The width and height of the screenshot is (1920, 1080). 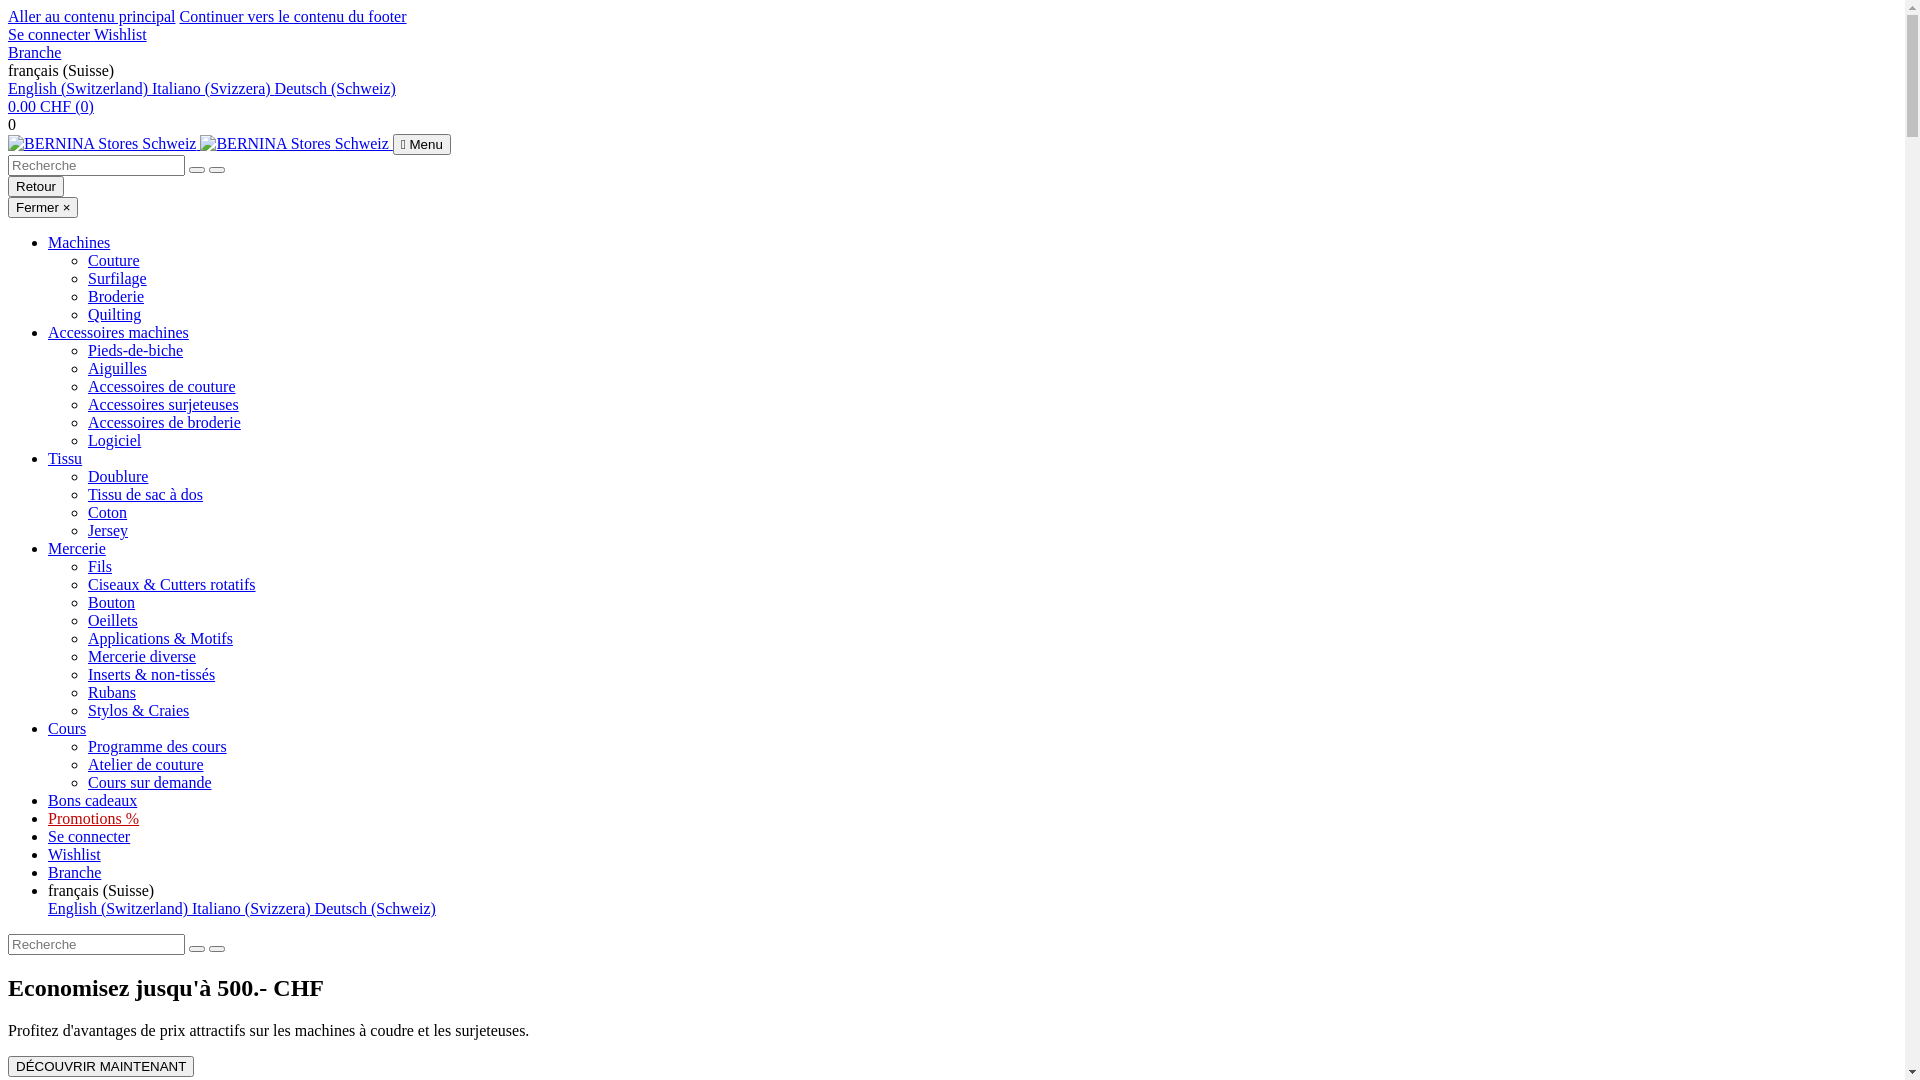 What do you see at coordinates (117, 331) in the screenshot?
I see `'Accessoires machines'` at bounding box center [117, 331].